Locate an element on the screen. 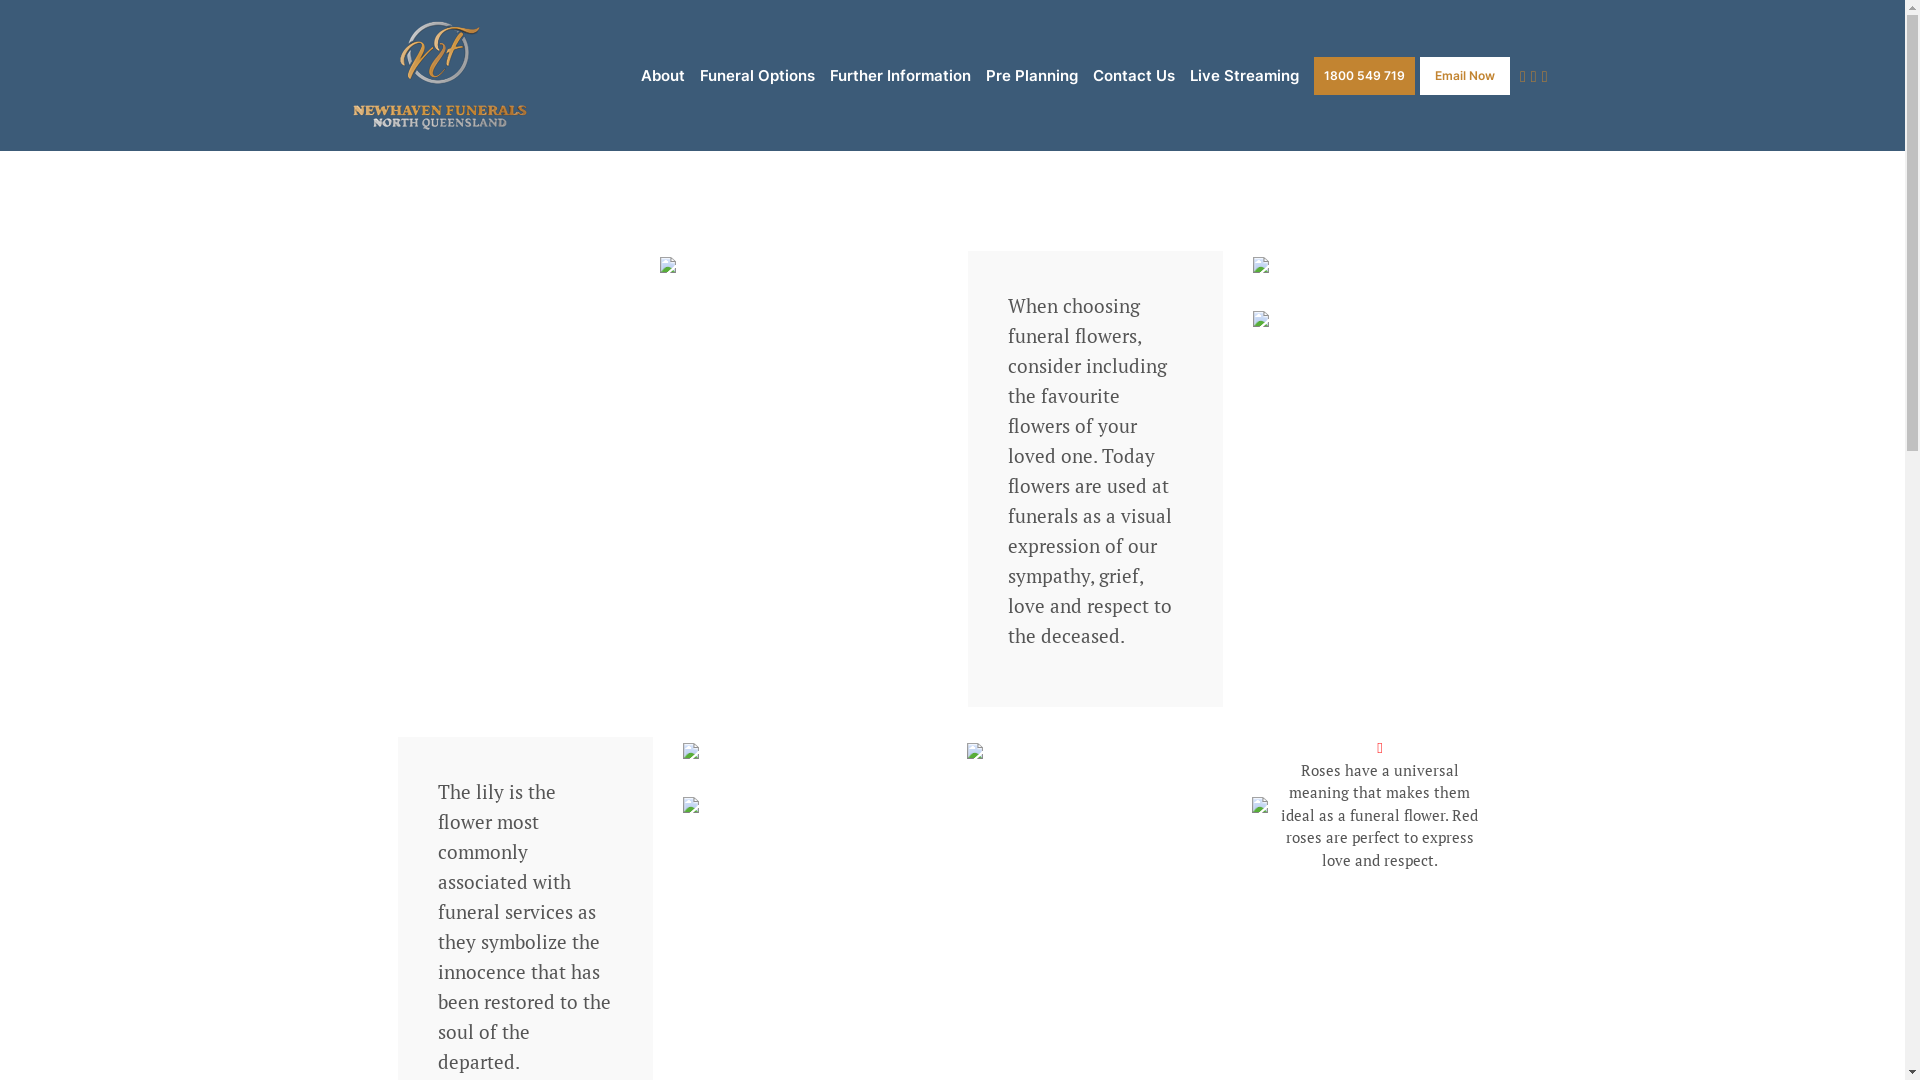  'Further Information' is located at coordinates (899, 75).